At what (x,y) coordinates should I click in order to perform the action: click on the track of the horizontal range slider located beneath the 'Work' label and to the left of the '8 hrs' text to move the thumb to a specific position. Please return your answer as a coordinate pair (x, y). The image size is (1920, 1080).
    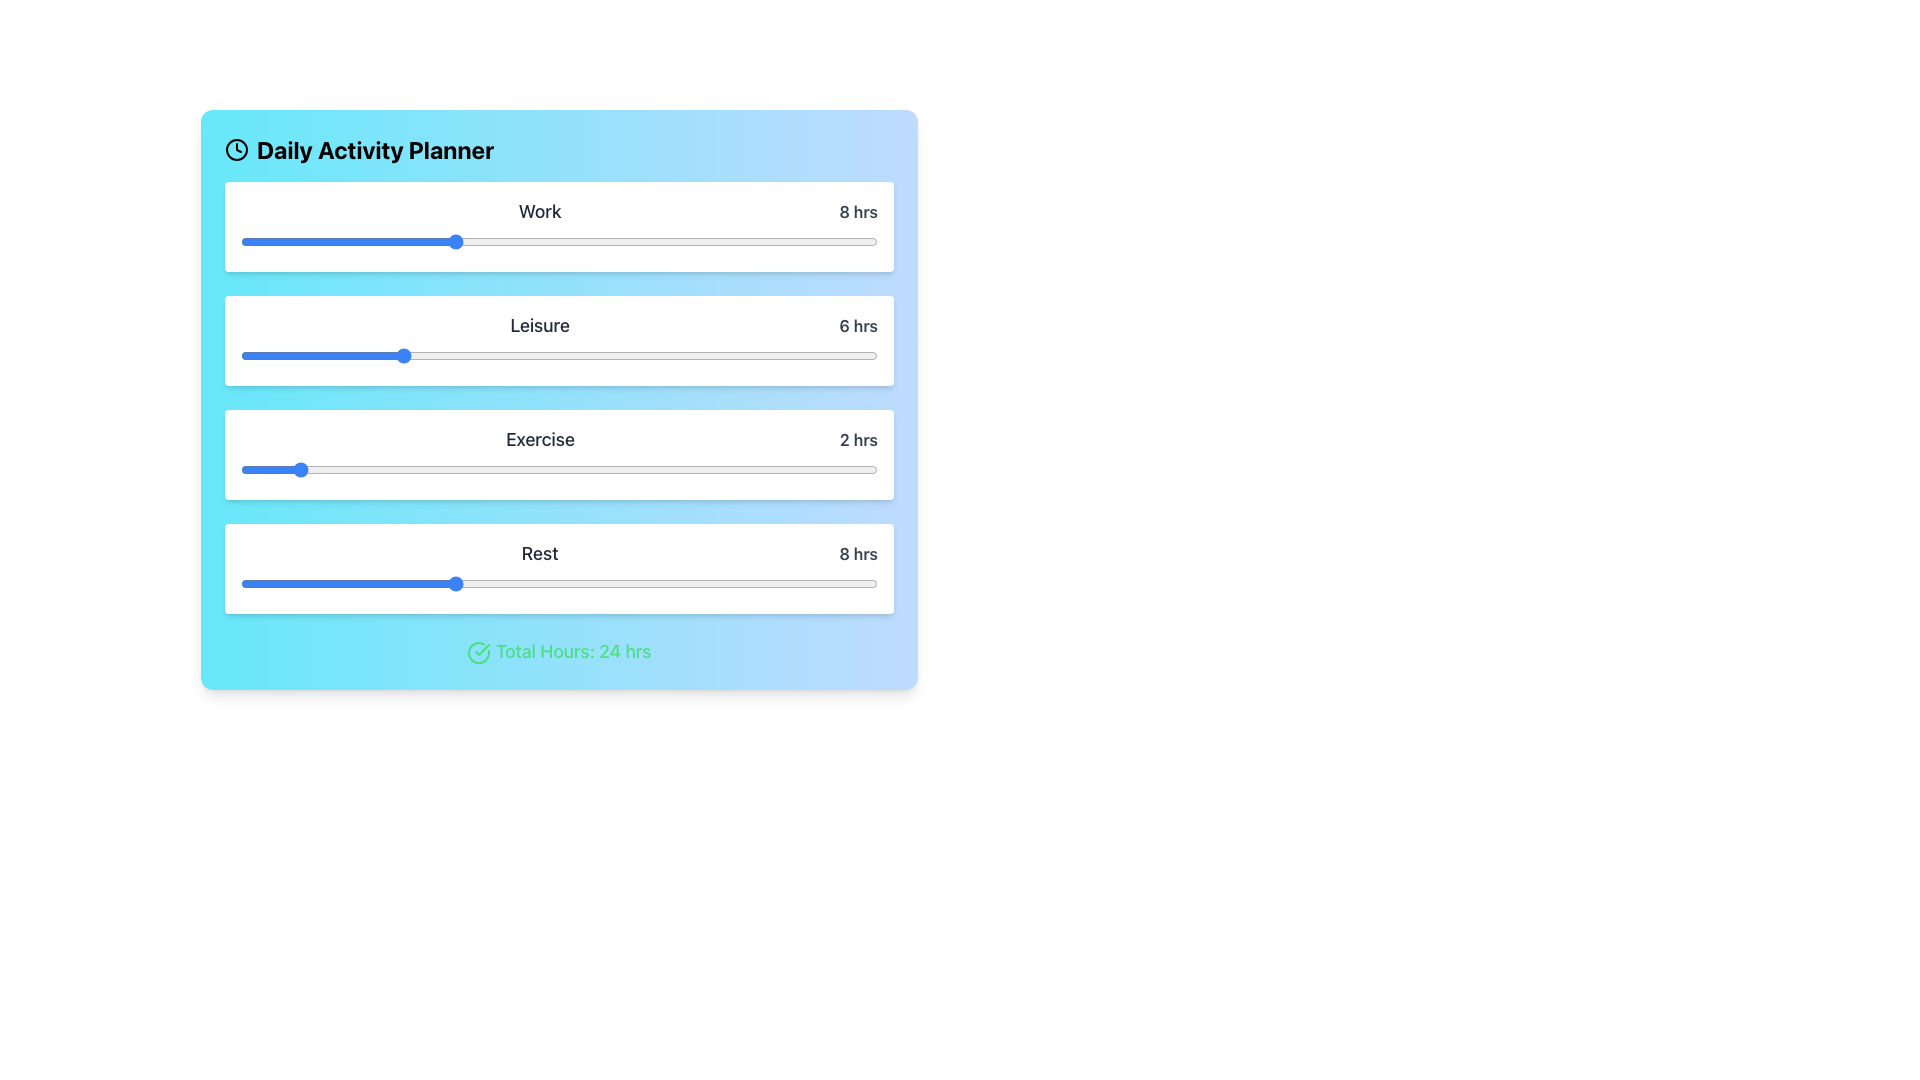
    Looking at the image, I should click on (559, 241).